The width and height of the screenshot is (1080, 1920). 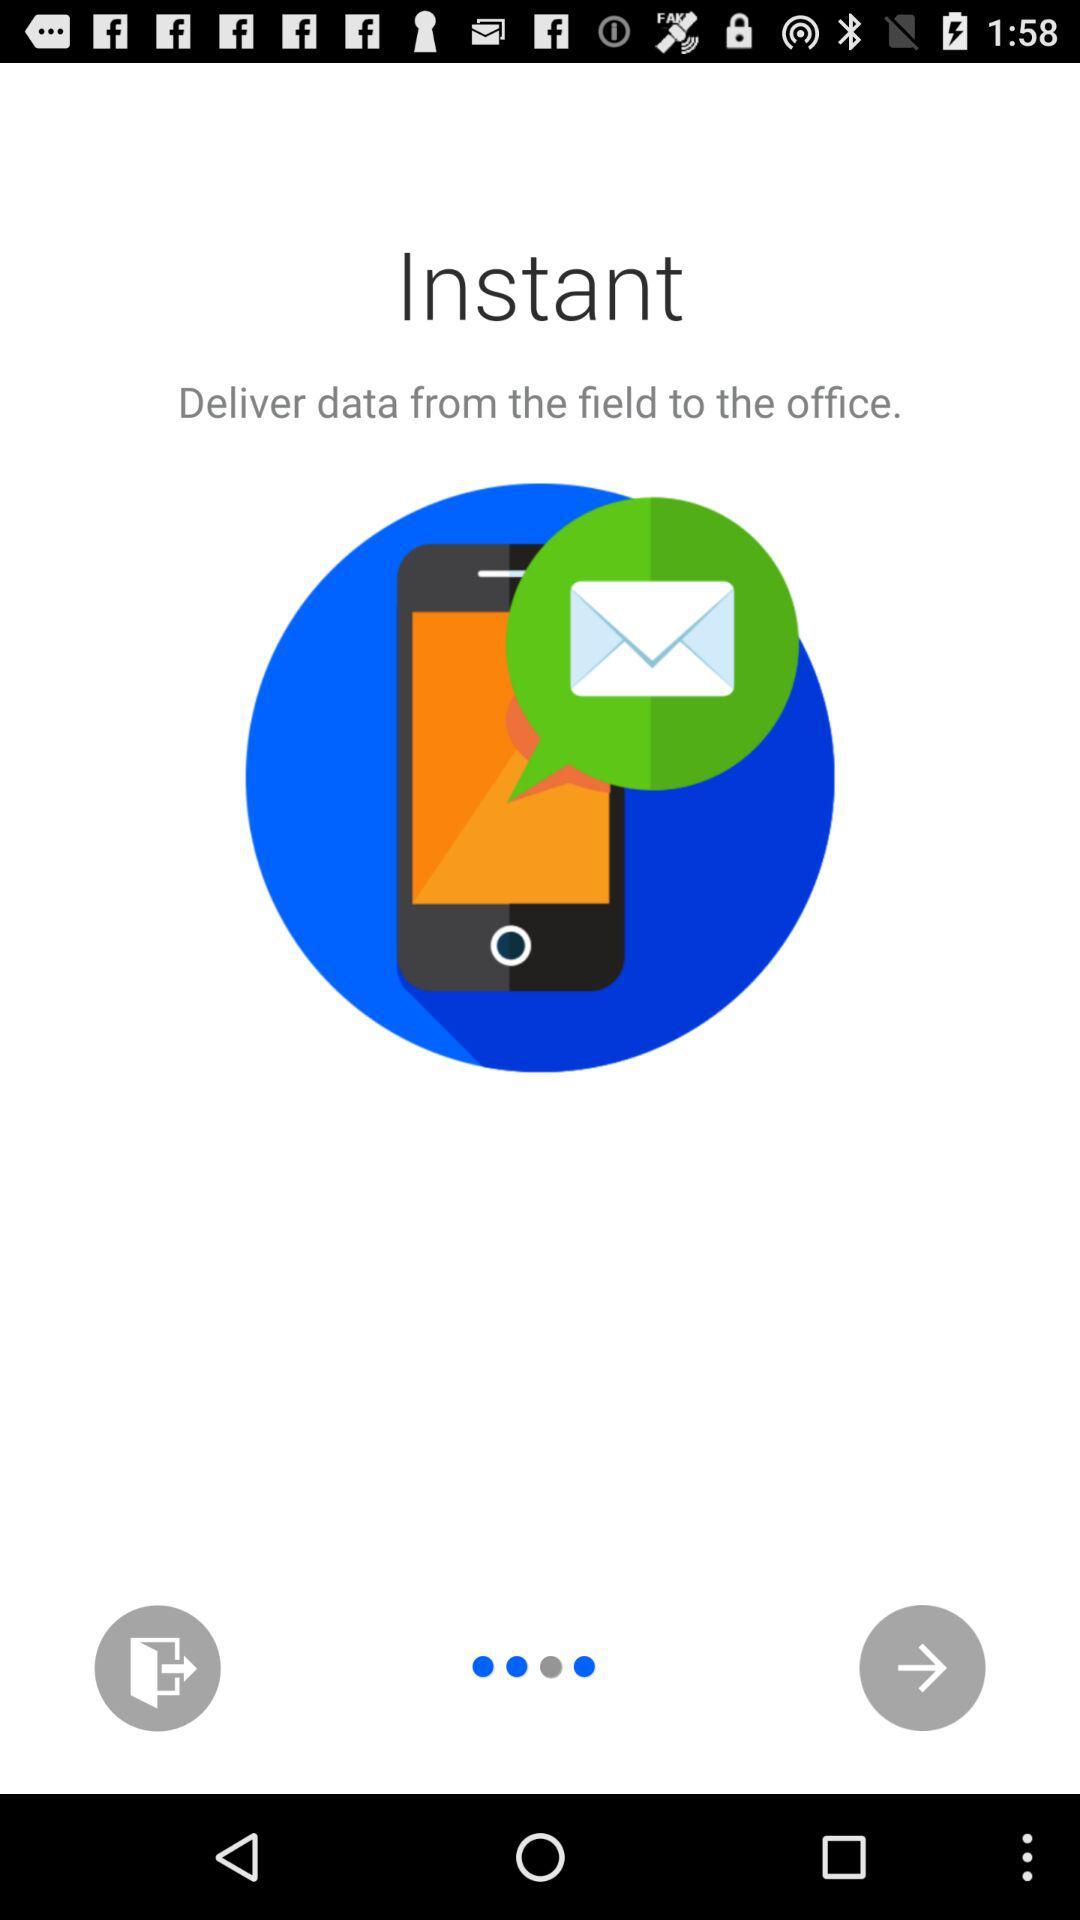 I want to click on the arrow_forward icon, so click(x=922, y=1785).